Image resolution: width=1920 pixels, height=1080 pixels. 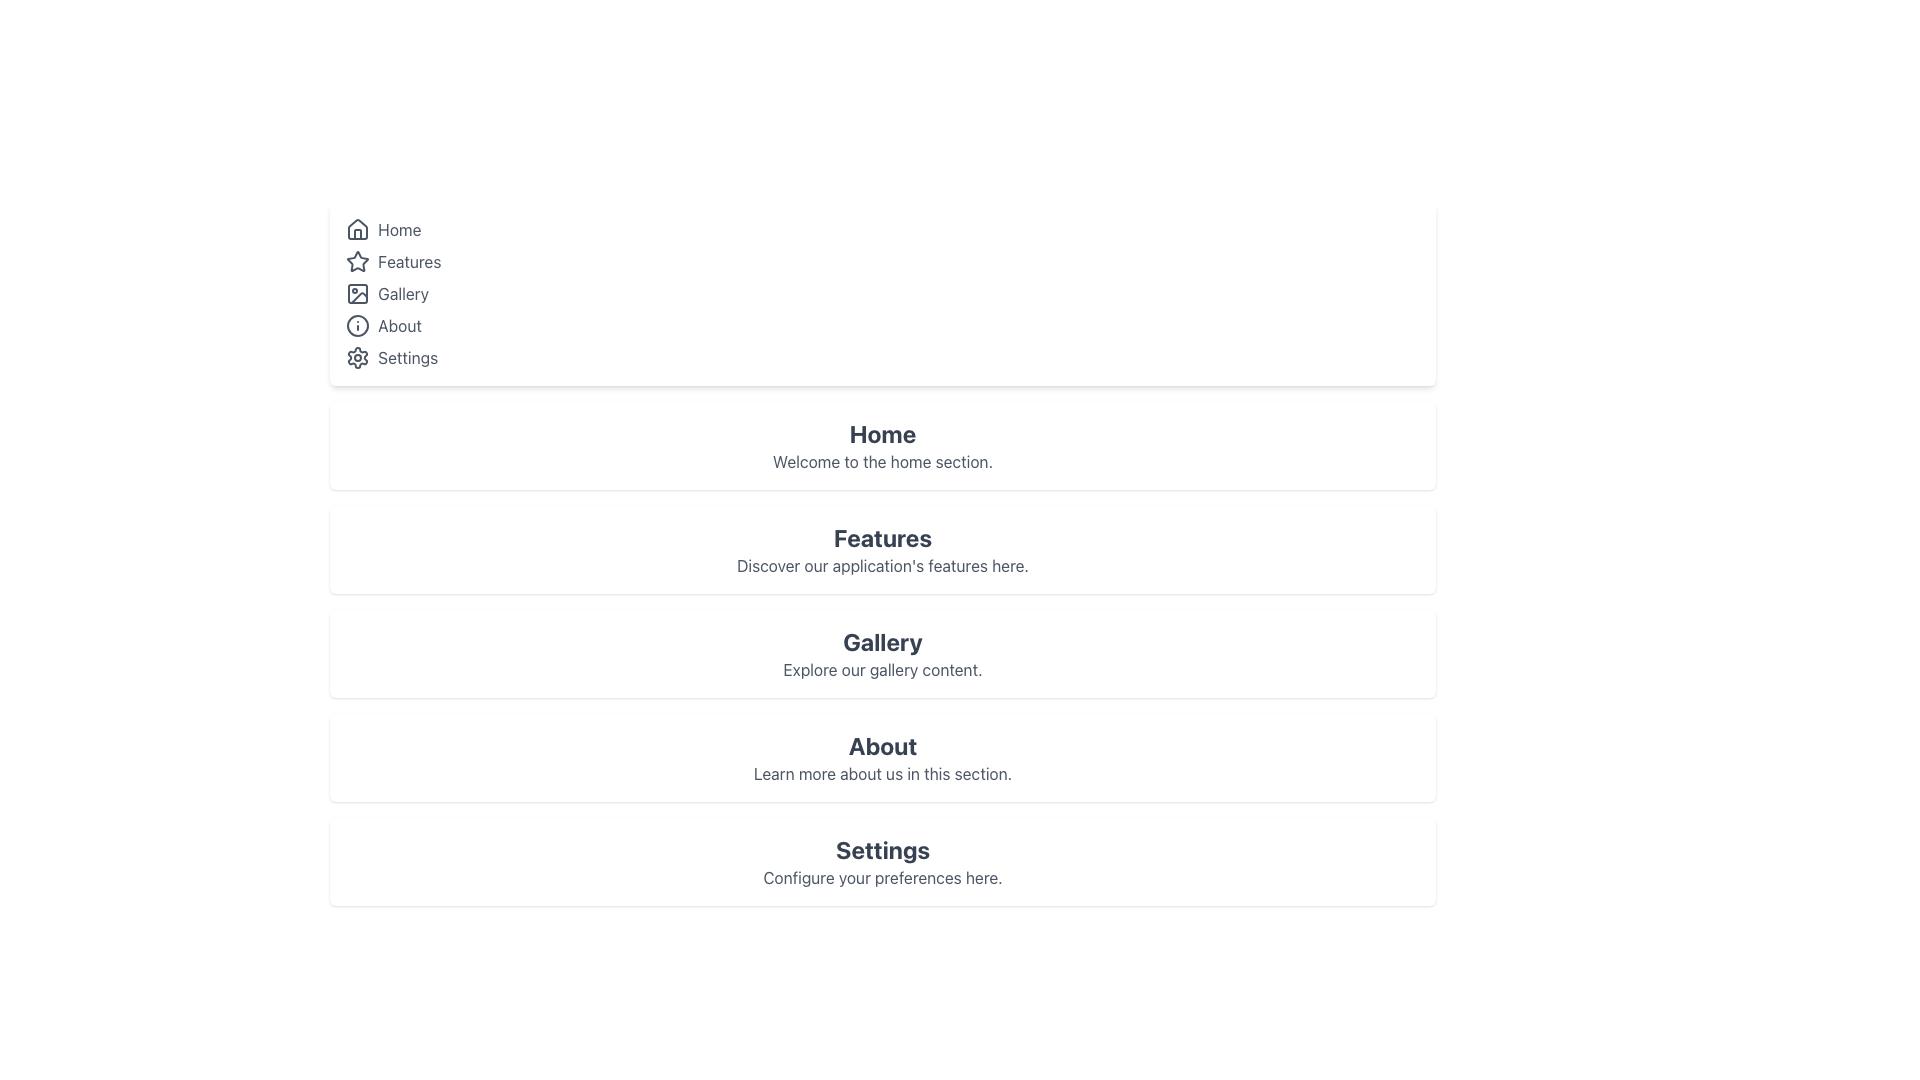 What do you see at coordinates (408, 261) in the screenshot?
I see `the 'Features' text label in the vertical navigation menu for keyboard navigation` at bounding box center [408, 261].